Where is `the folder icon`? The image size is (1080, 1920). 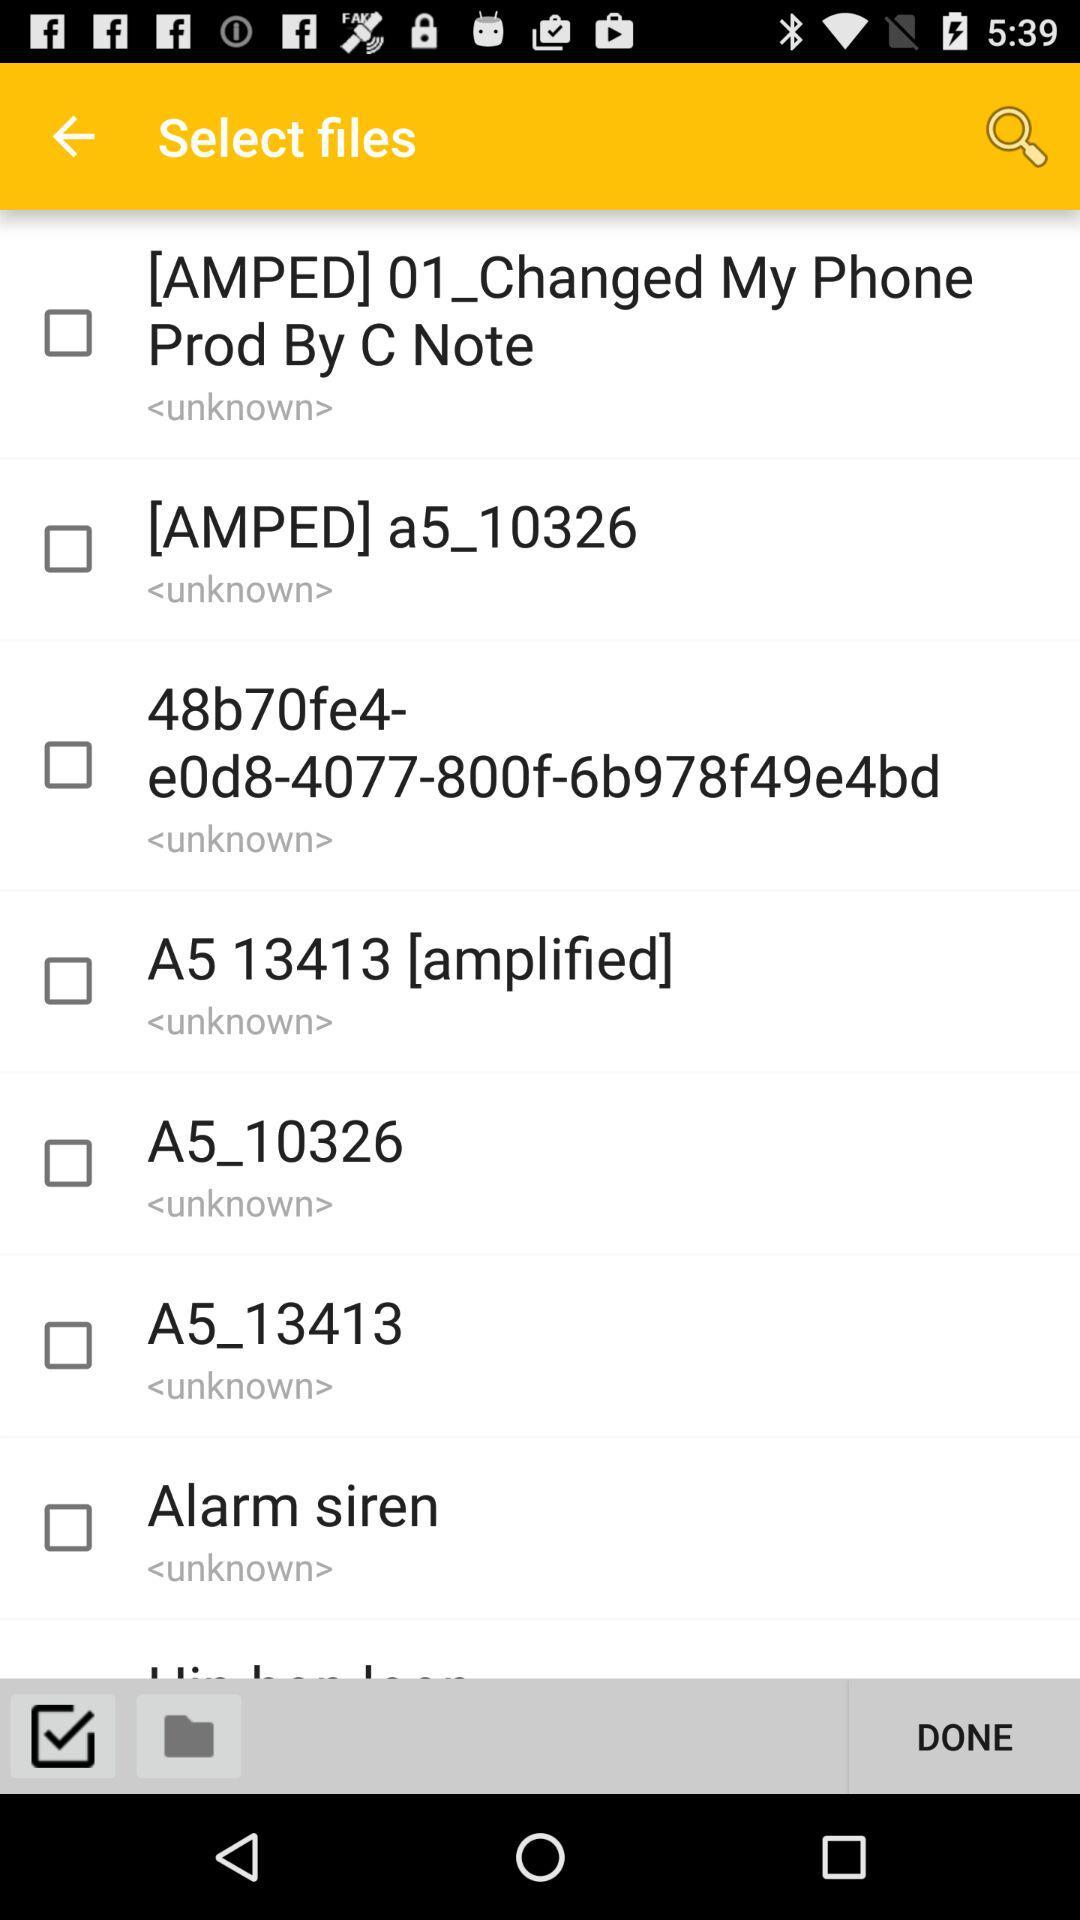
the folder icon is located at coordinates (189, 1857).